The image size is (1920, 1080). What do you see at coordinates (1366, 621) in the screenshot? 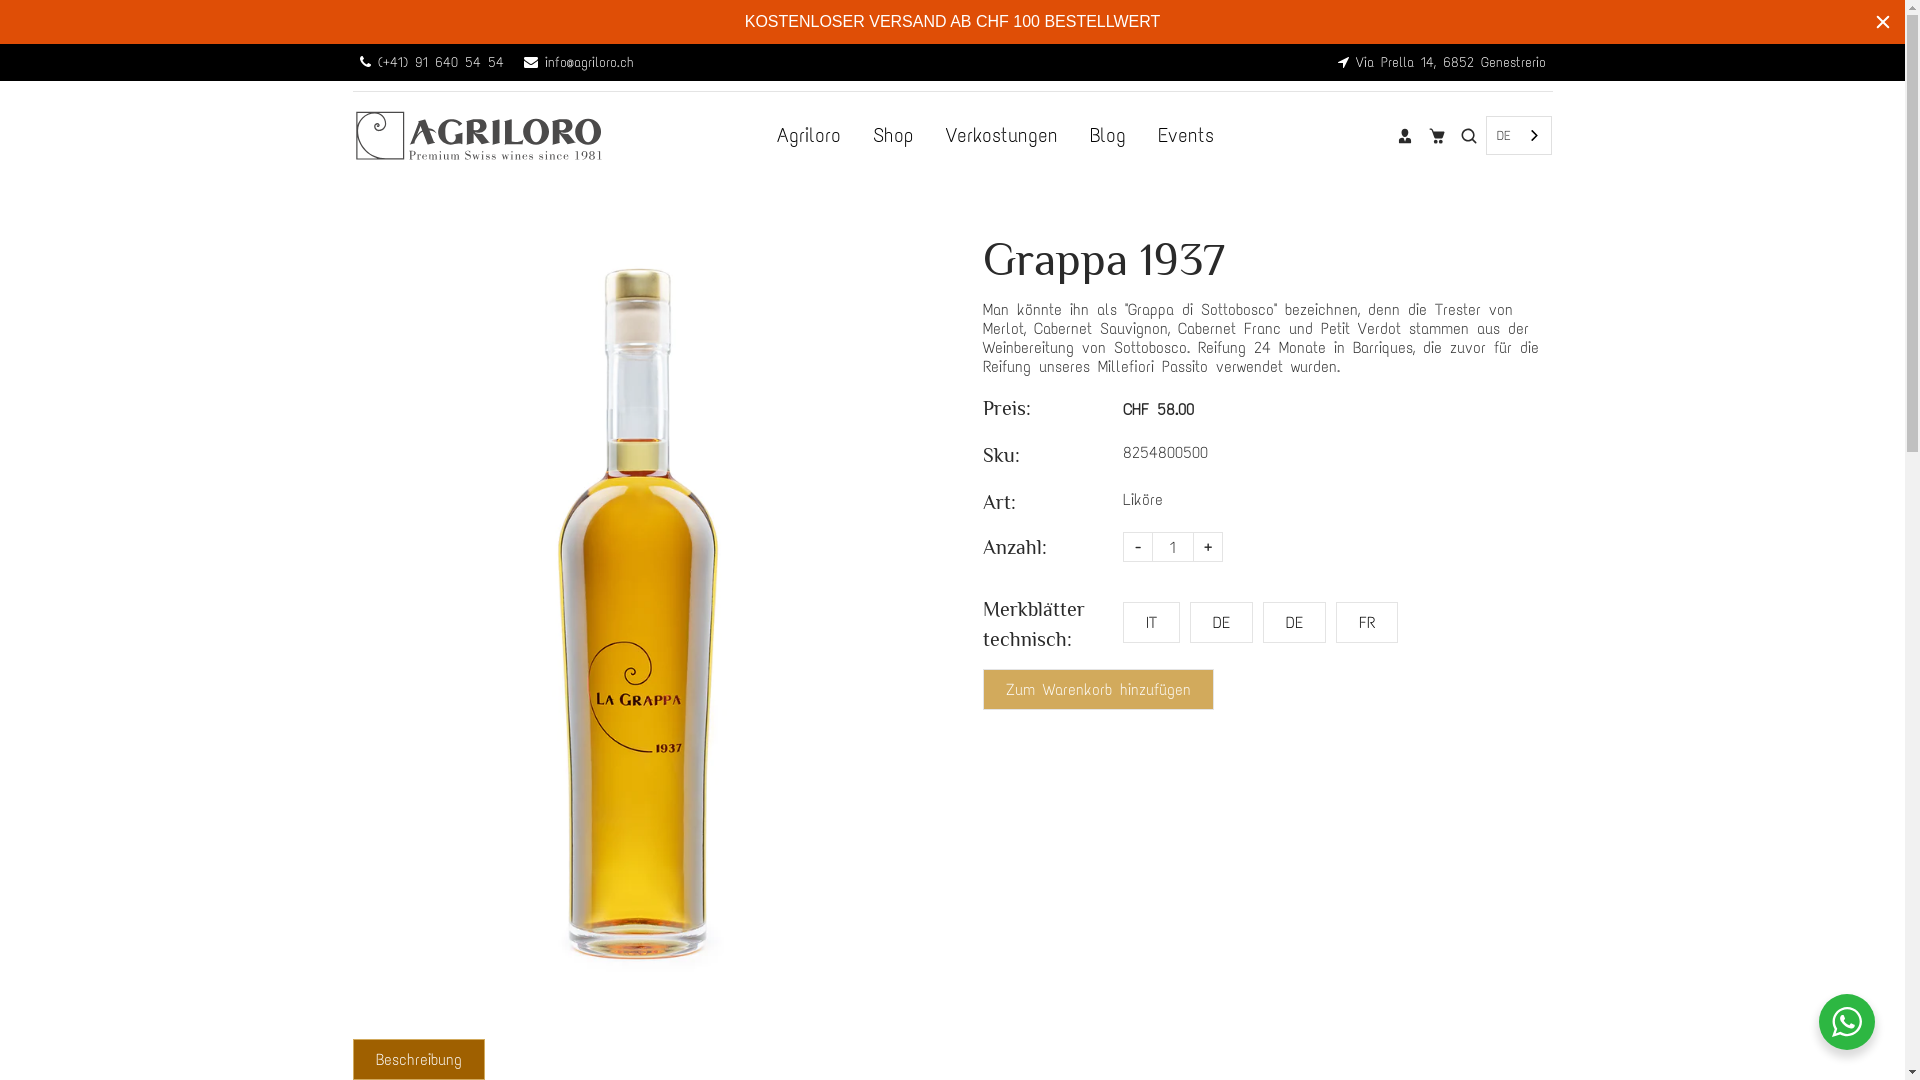
I see `'FR'` at bounding box center [1366, 621].